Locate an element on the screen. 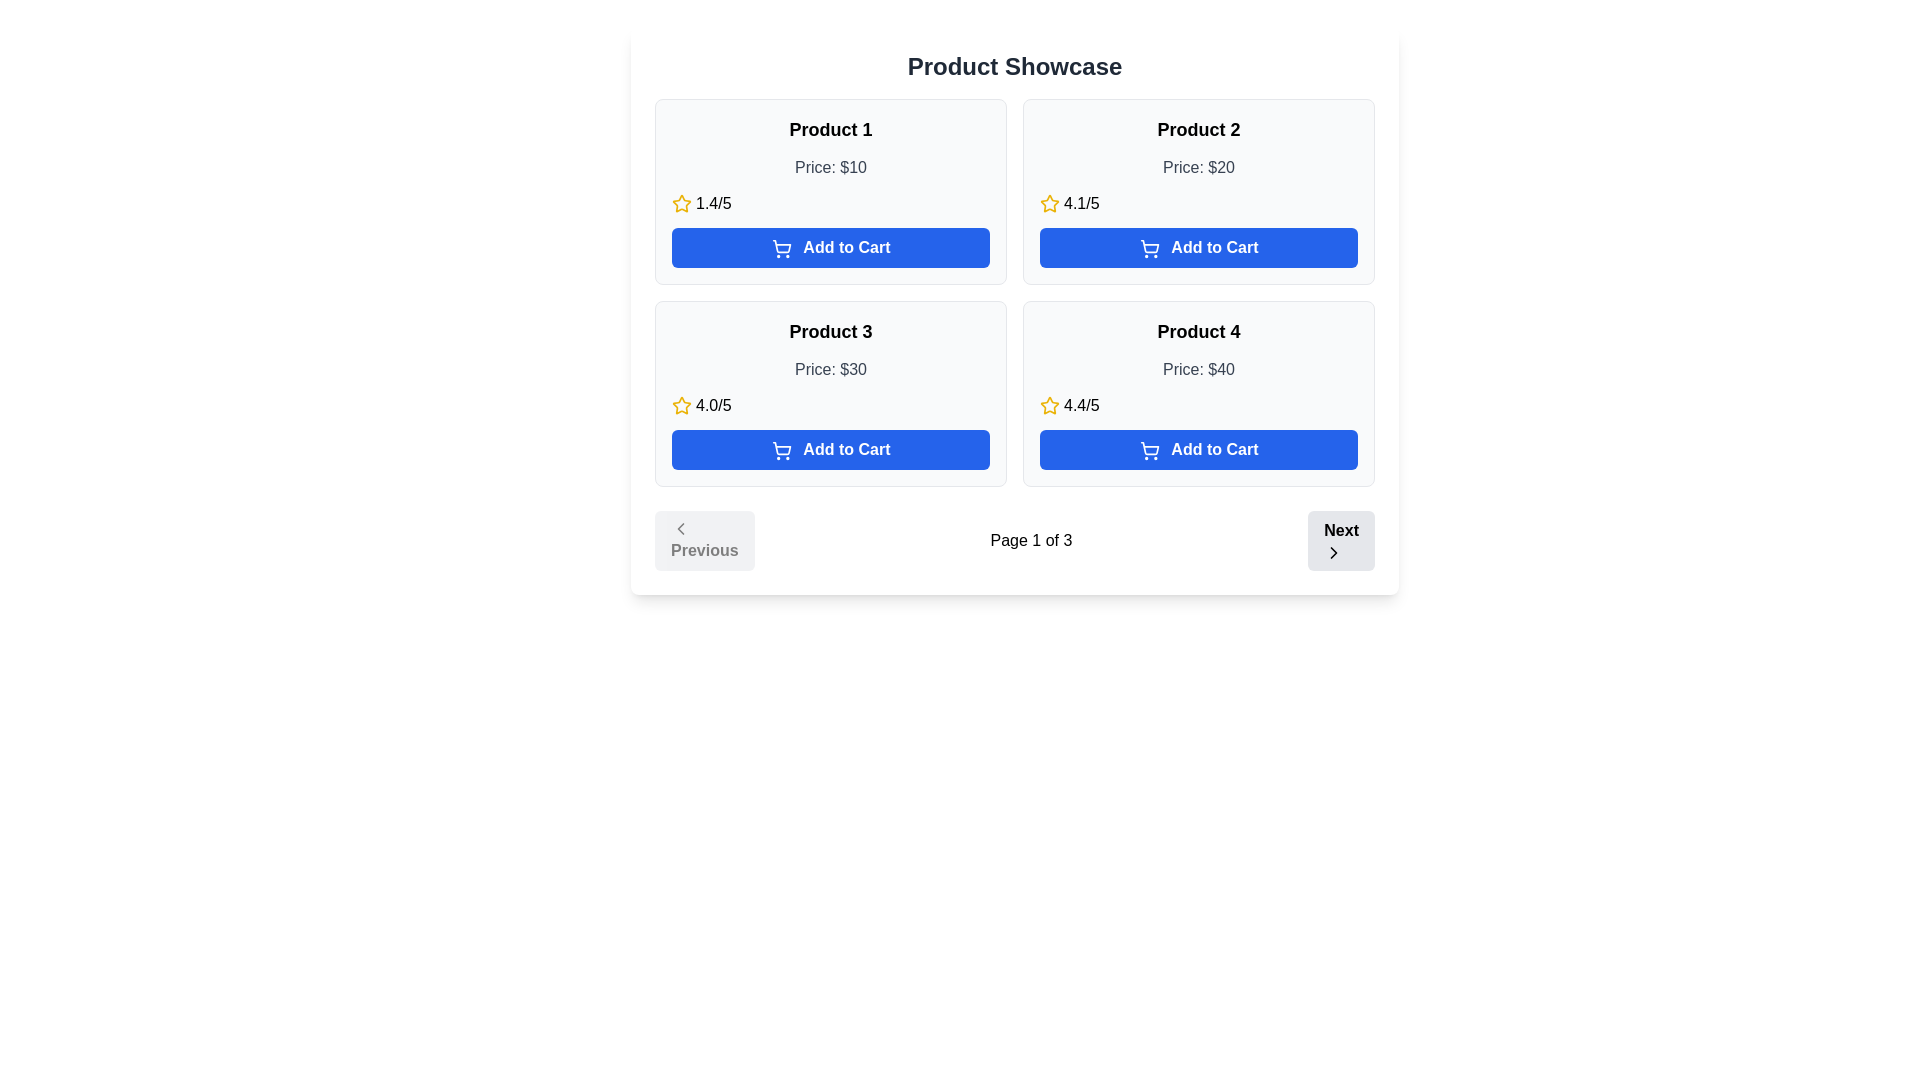  the text label that displays the price of 'Product 2', which is located below the title and above the rating information within the product's card in the top-right corner of the layout is located at coordinates (1199, 167).